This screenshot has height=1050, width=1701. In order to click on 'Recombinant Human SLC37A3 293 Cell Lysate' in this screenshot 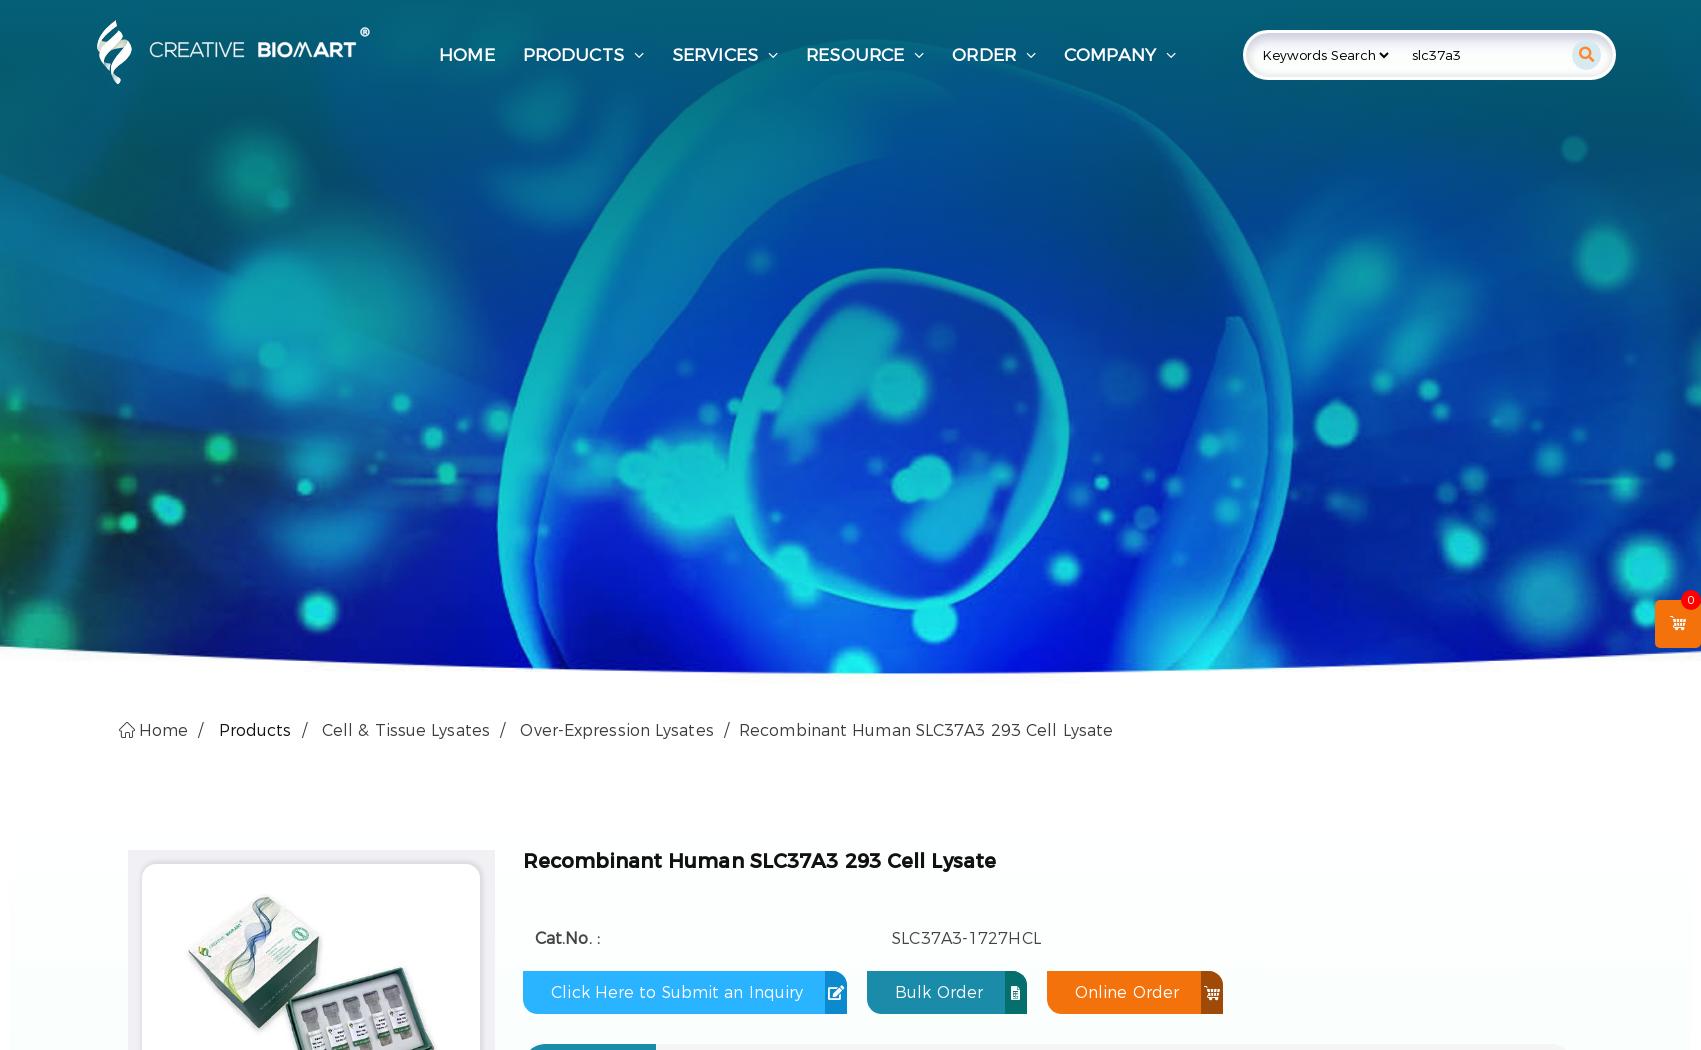, I will do `click(925, 729)`.